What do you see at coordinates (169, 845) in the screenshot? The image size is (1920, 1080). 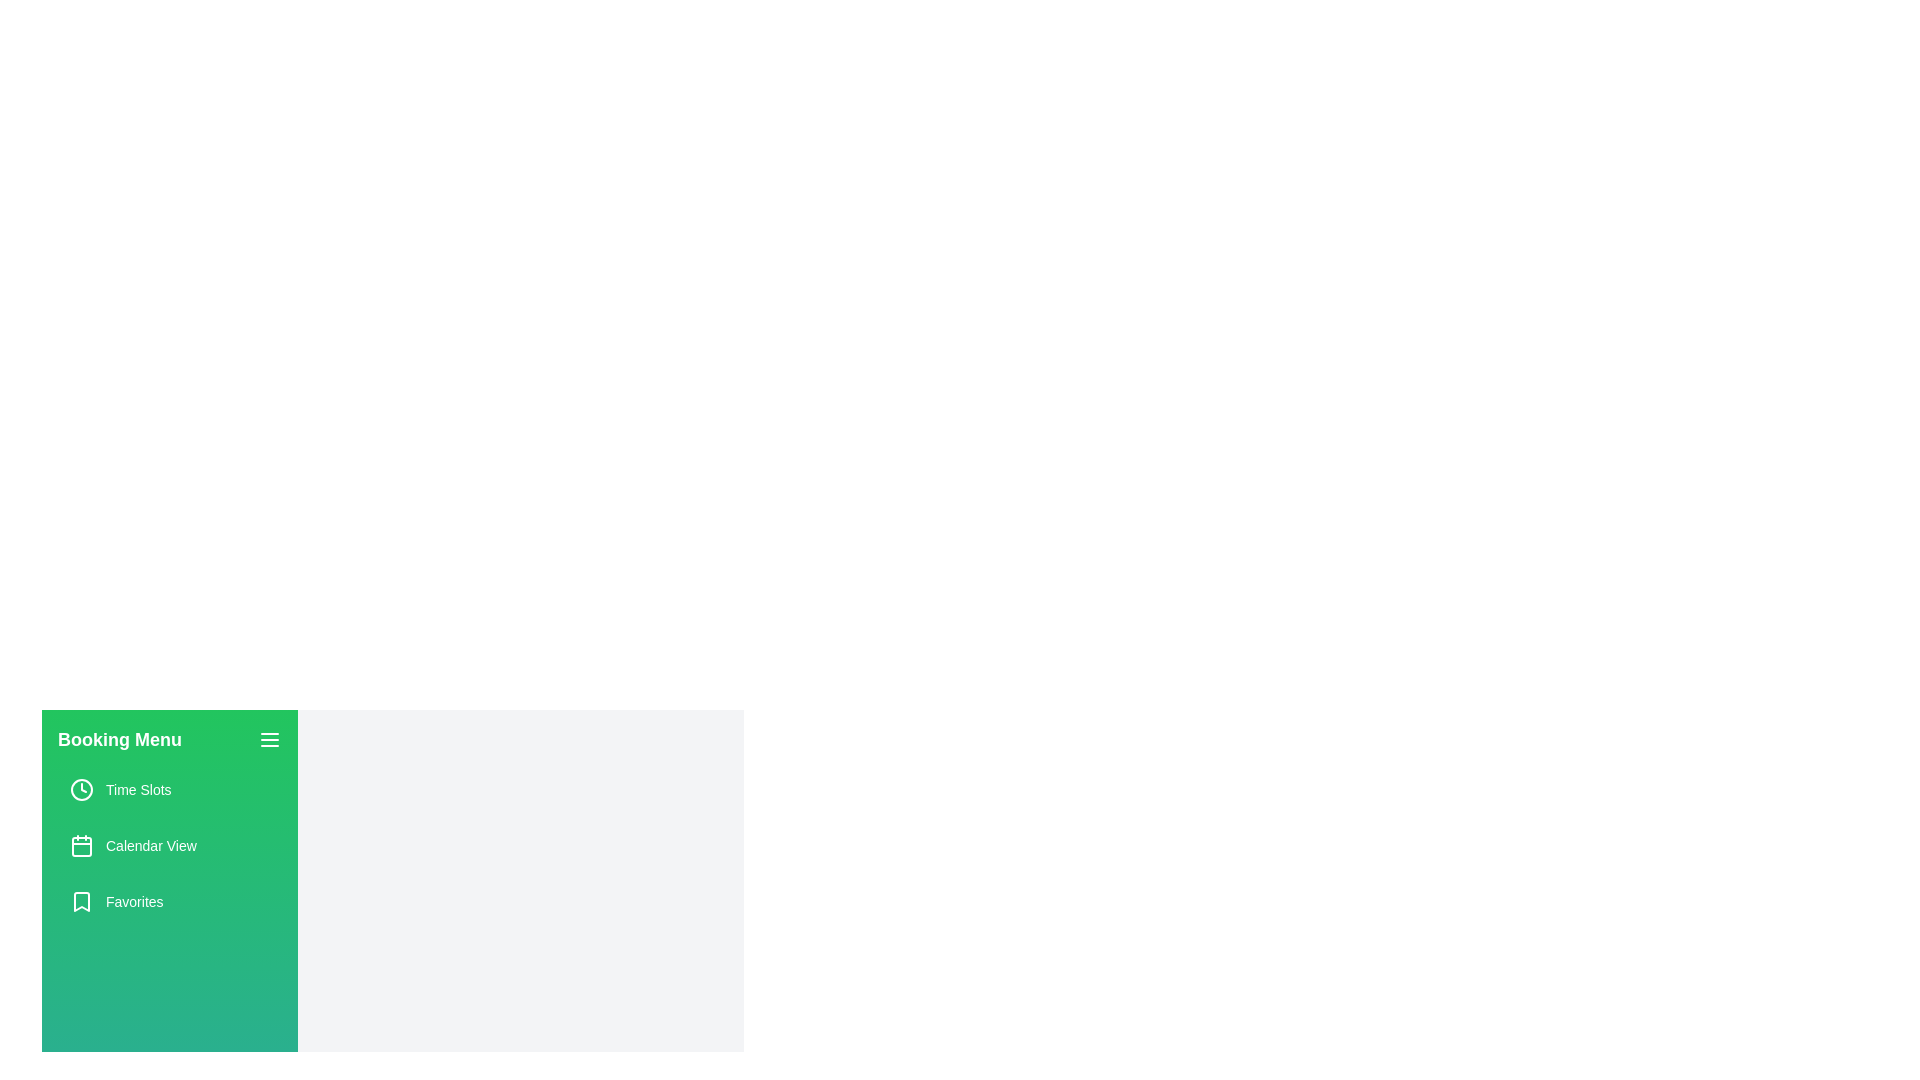 I see `the menu option Calendar View` at bounding box center [169, 845].